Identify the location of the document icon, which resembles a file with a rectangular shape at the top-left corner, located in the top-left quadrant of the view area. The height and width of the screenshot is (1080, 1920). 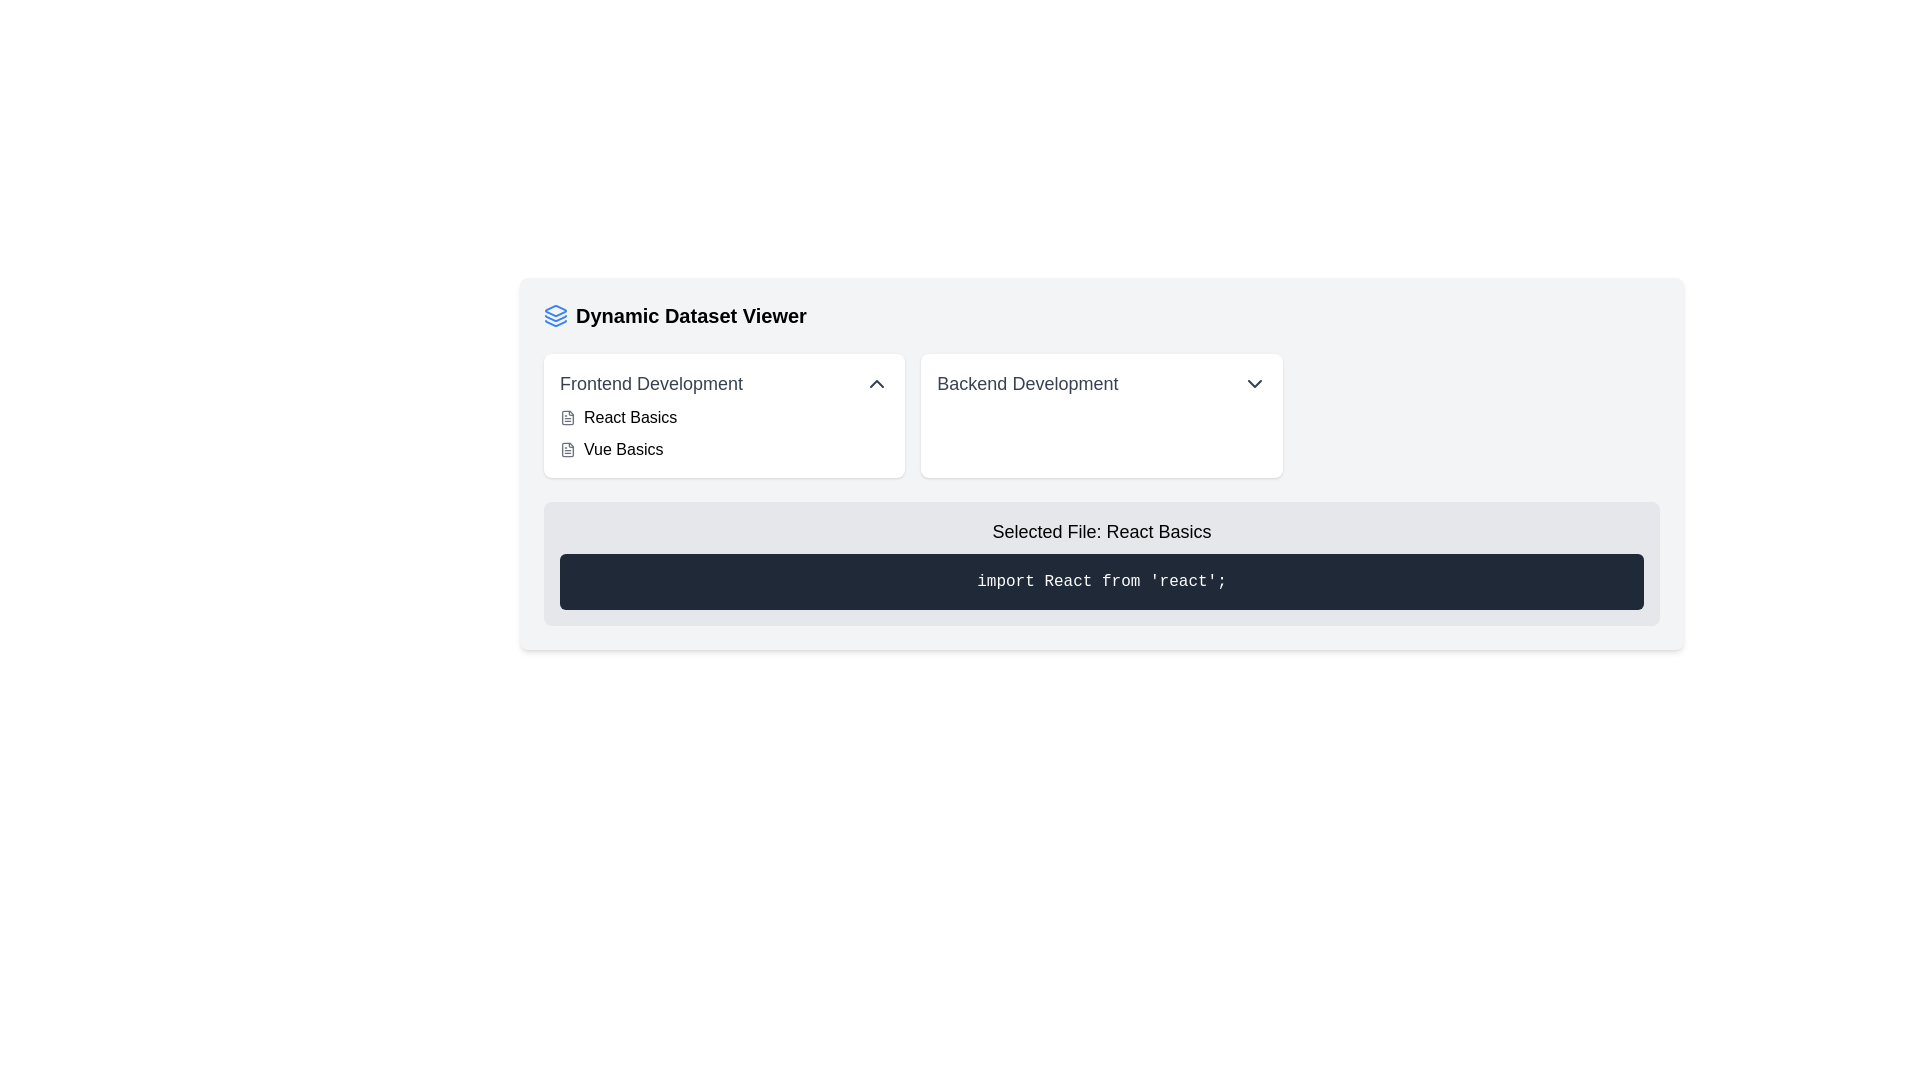
(566, 416).